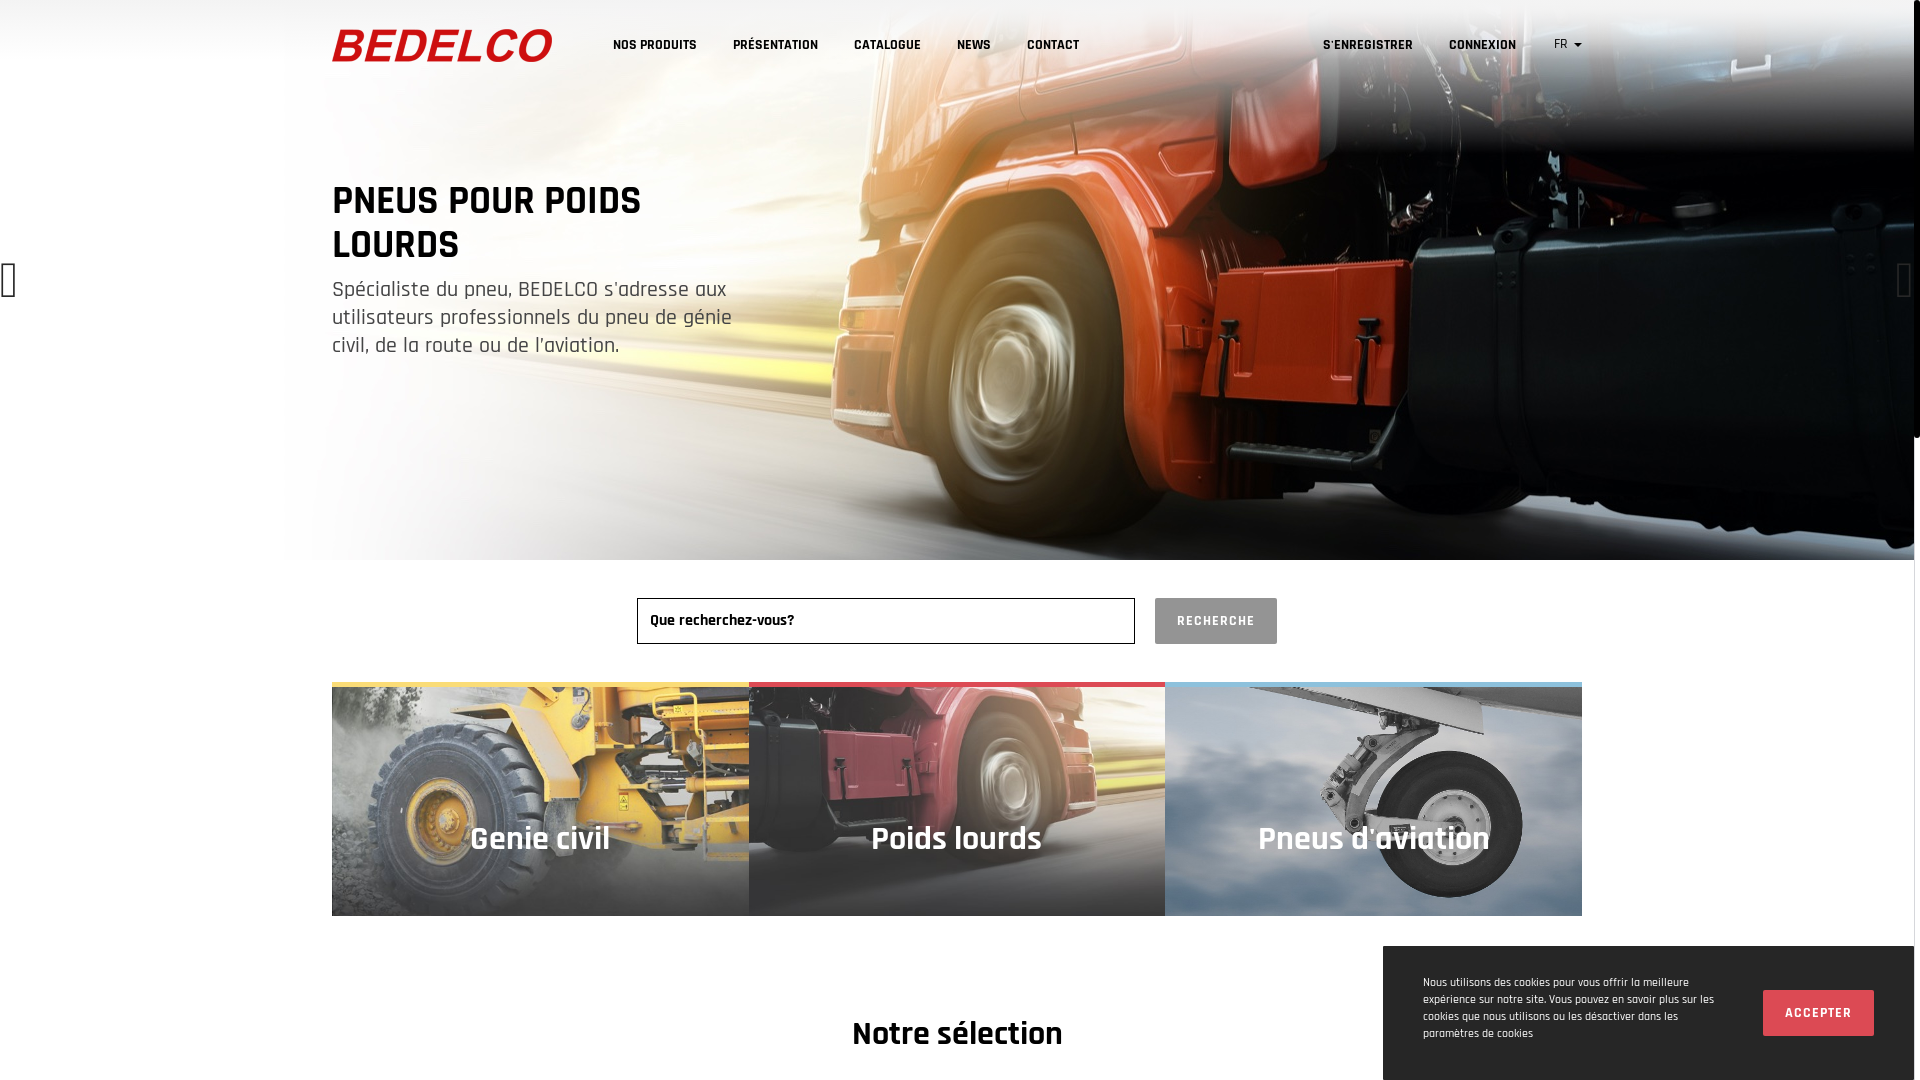 The height and width of the screenshot is (1080, 1920). What do you see at coordinates (886, 45) in the screenshot?
I see `'CATALOGUE'` at bounding box center [886, 45].